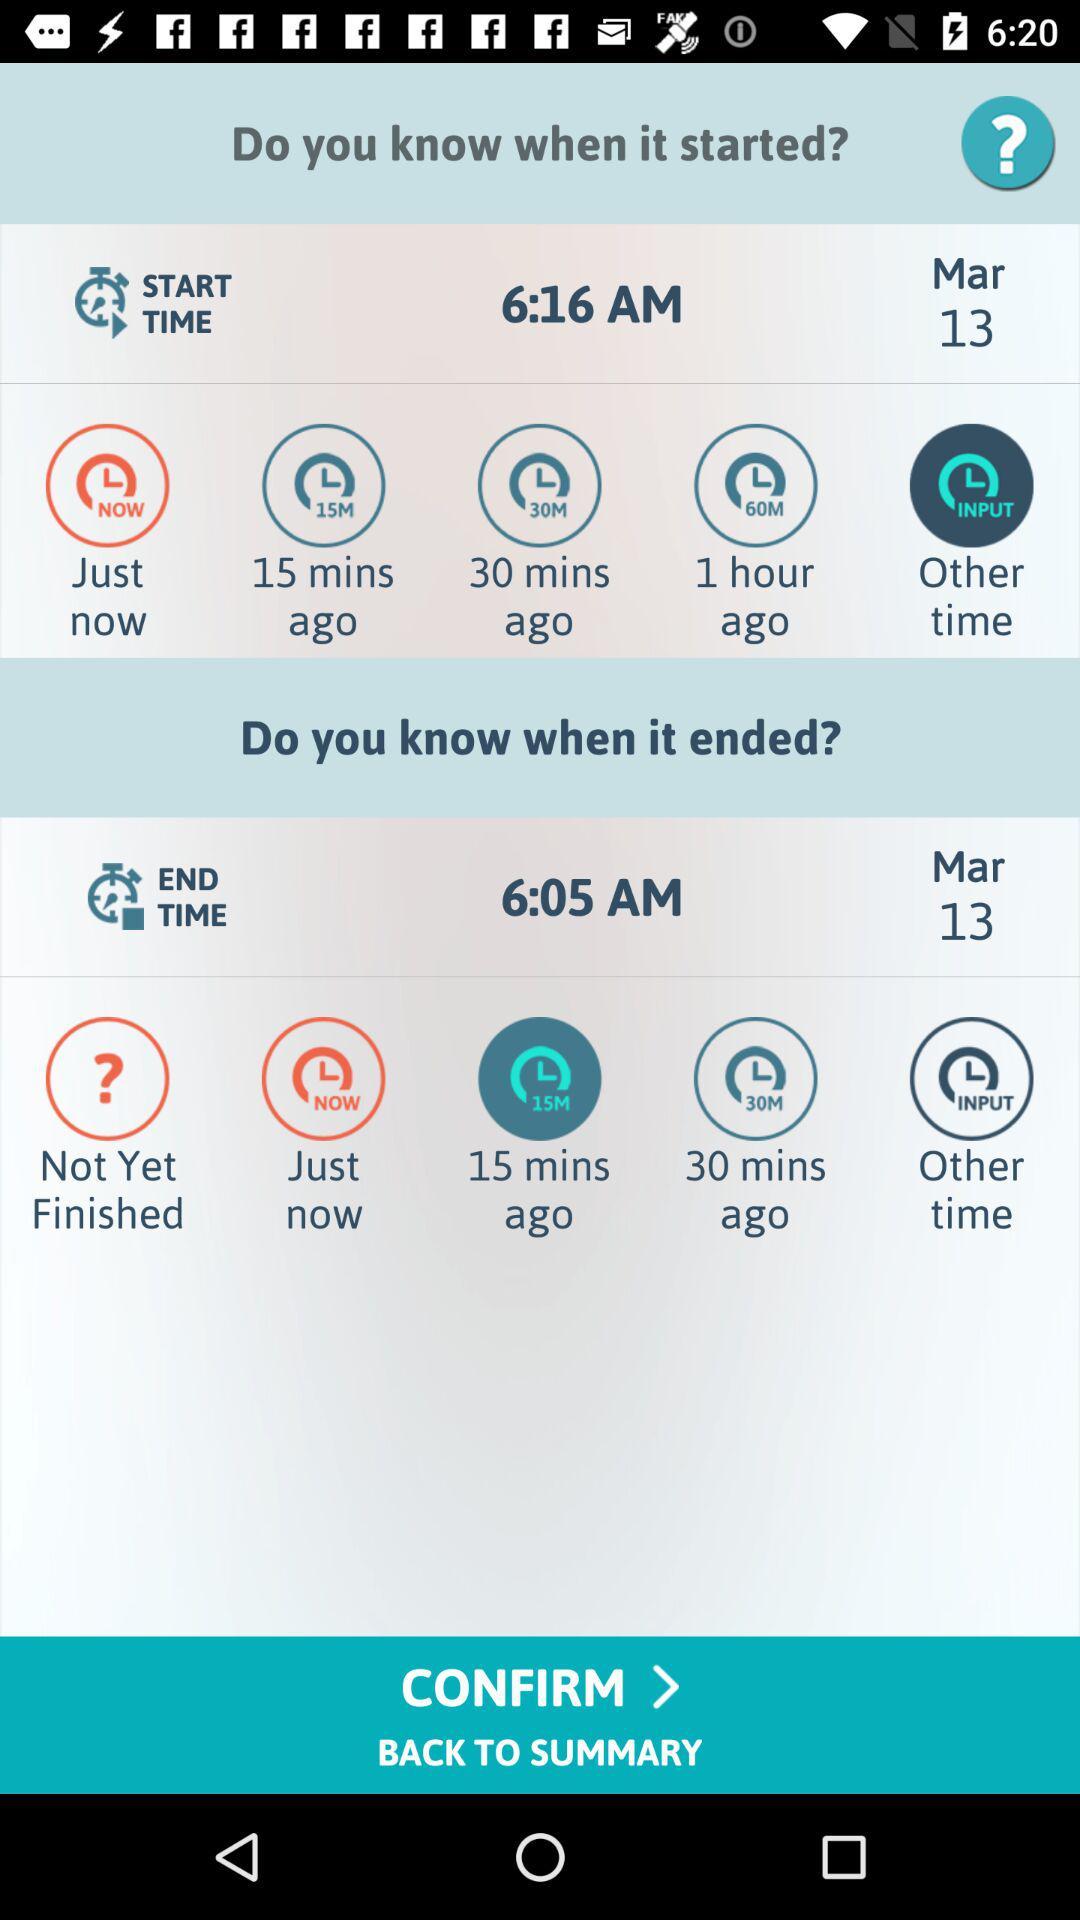 The height and width of the screenshot is (1920, 1080). What do you see at coordinates (107, 485) in the screenshot?
I see `the time icon` at bounding box center [107, 485].